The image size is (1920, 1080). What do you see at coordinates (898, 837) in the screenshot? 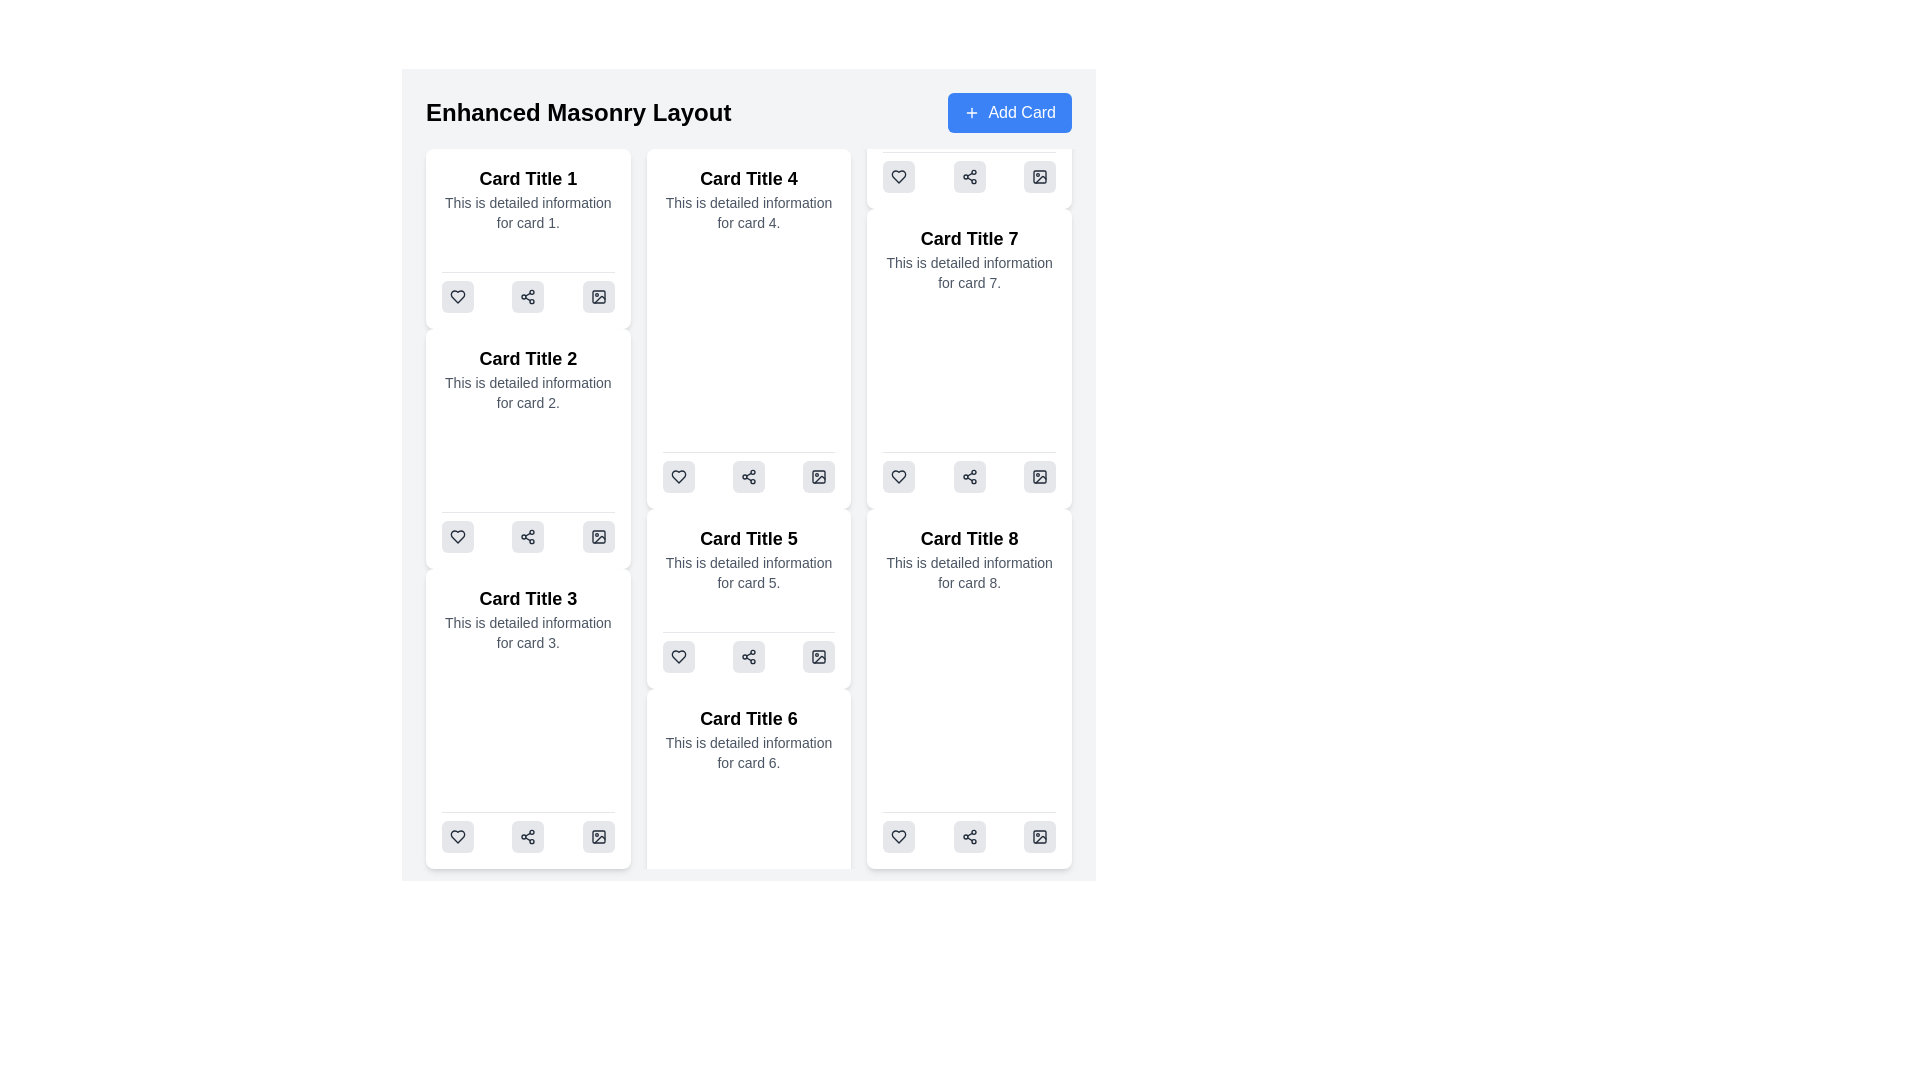
I see `the heart-shaped icon button located at the bottom-left section of the card labeled 'Card Title 8'` at bounding box center [898, 837].